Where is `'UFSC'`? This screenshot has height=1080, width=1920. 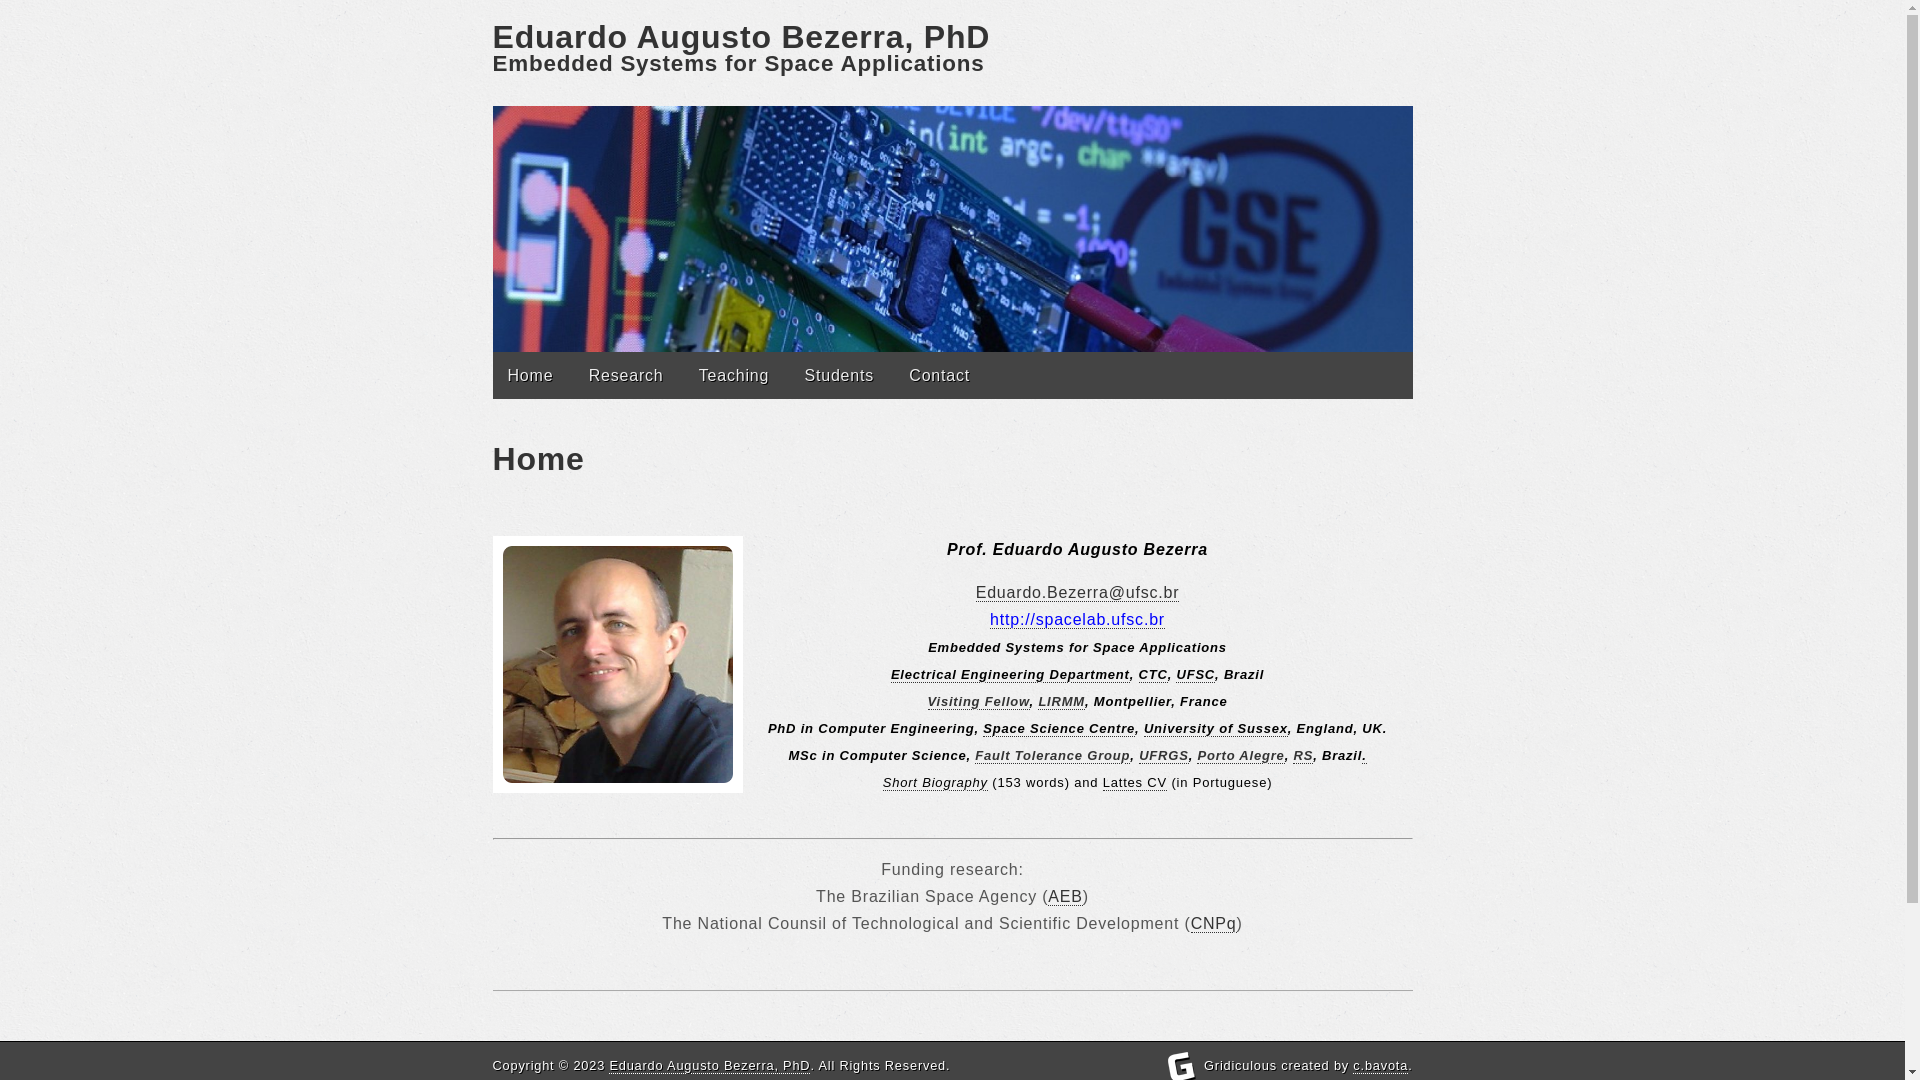 'UFSC' is located at coordinates (1176, 675).